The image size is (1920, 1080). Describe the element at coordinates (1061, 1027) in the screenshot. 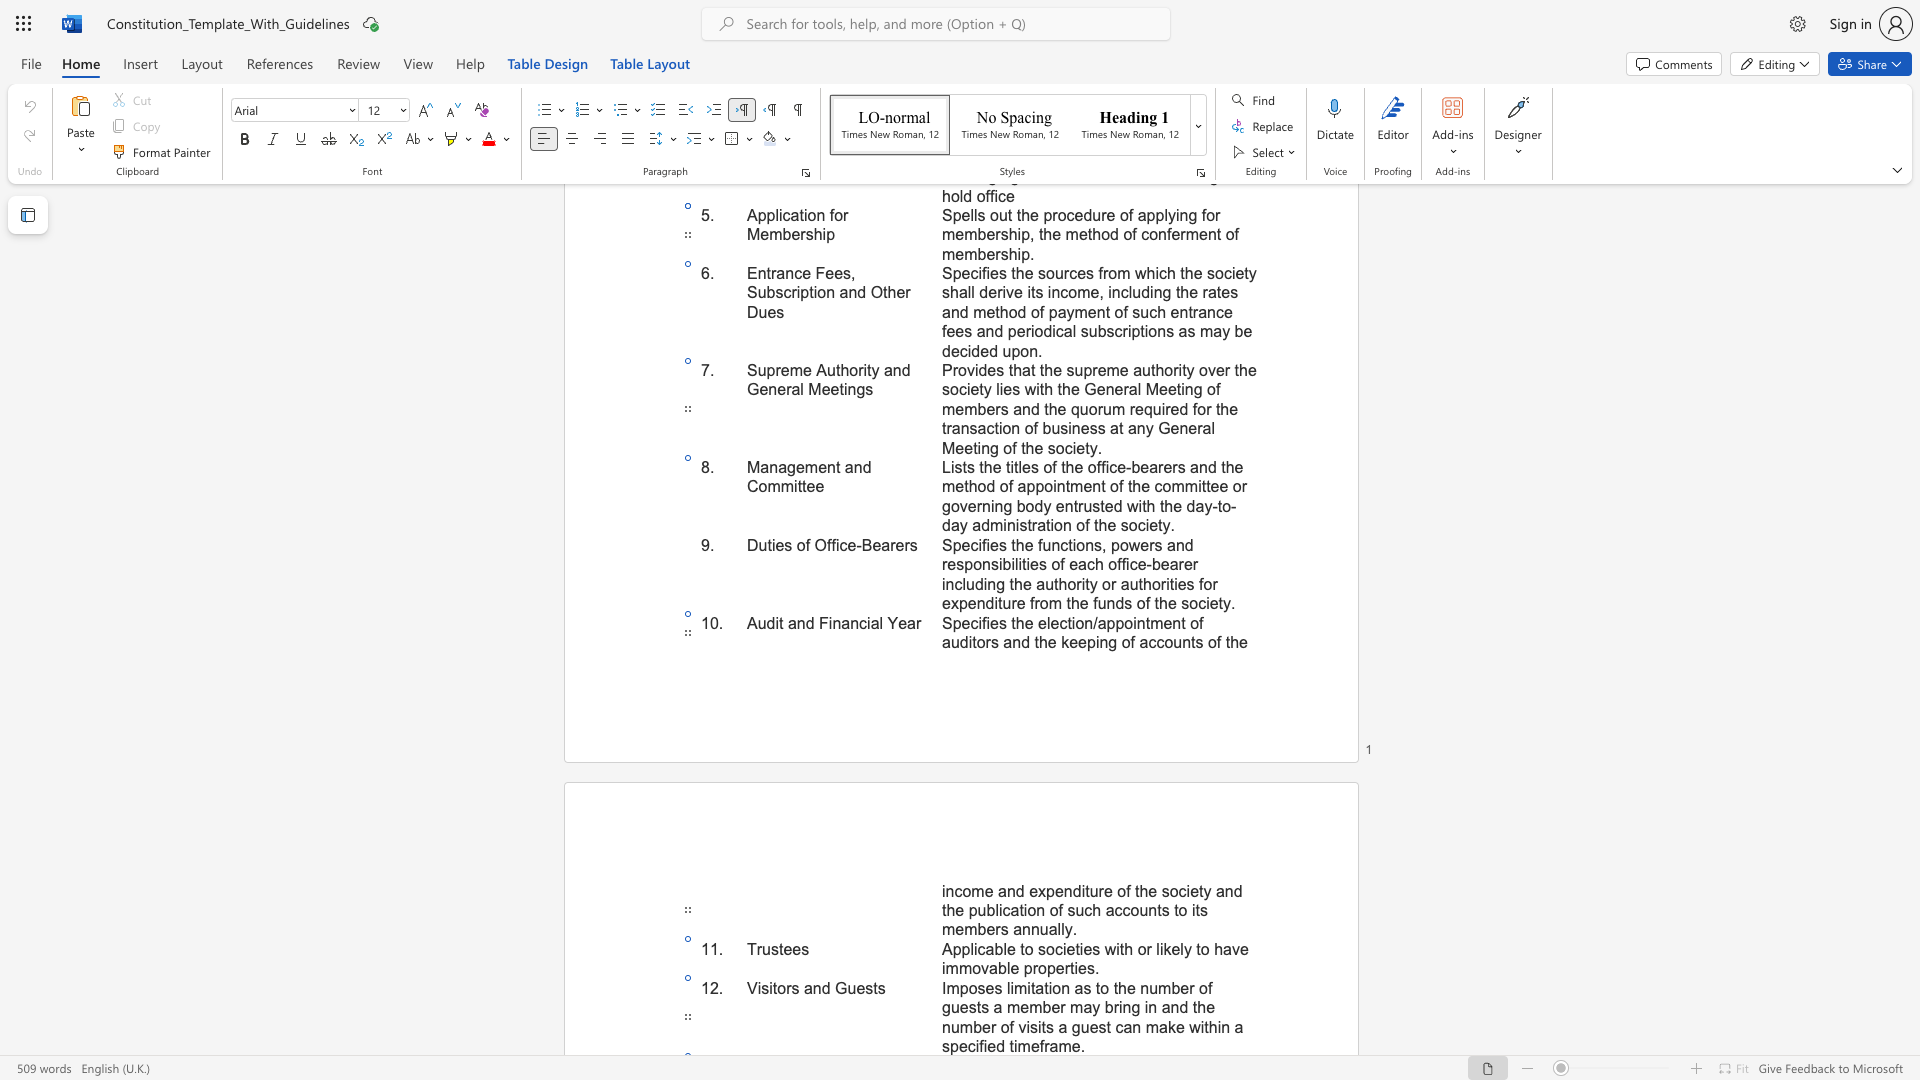

I see `the 6th character "a" in the text` at that location.